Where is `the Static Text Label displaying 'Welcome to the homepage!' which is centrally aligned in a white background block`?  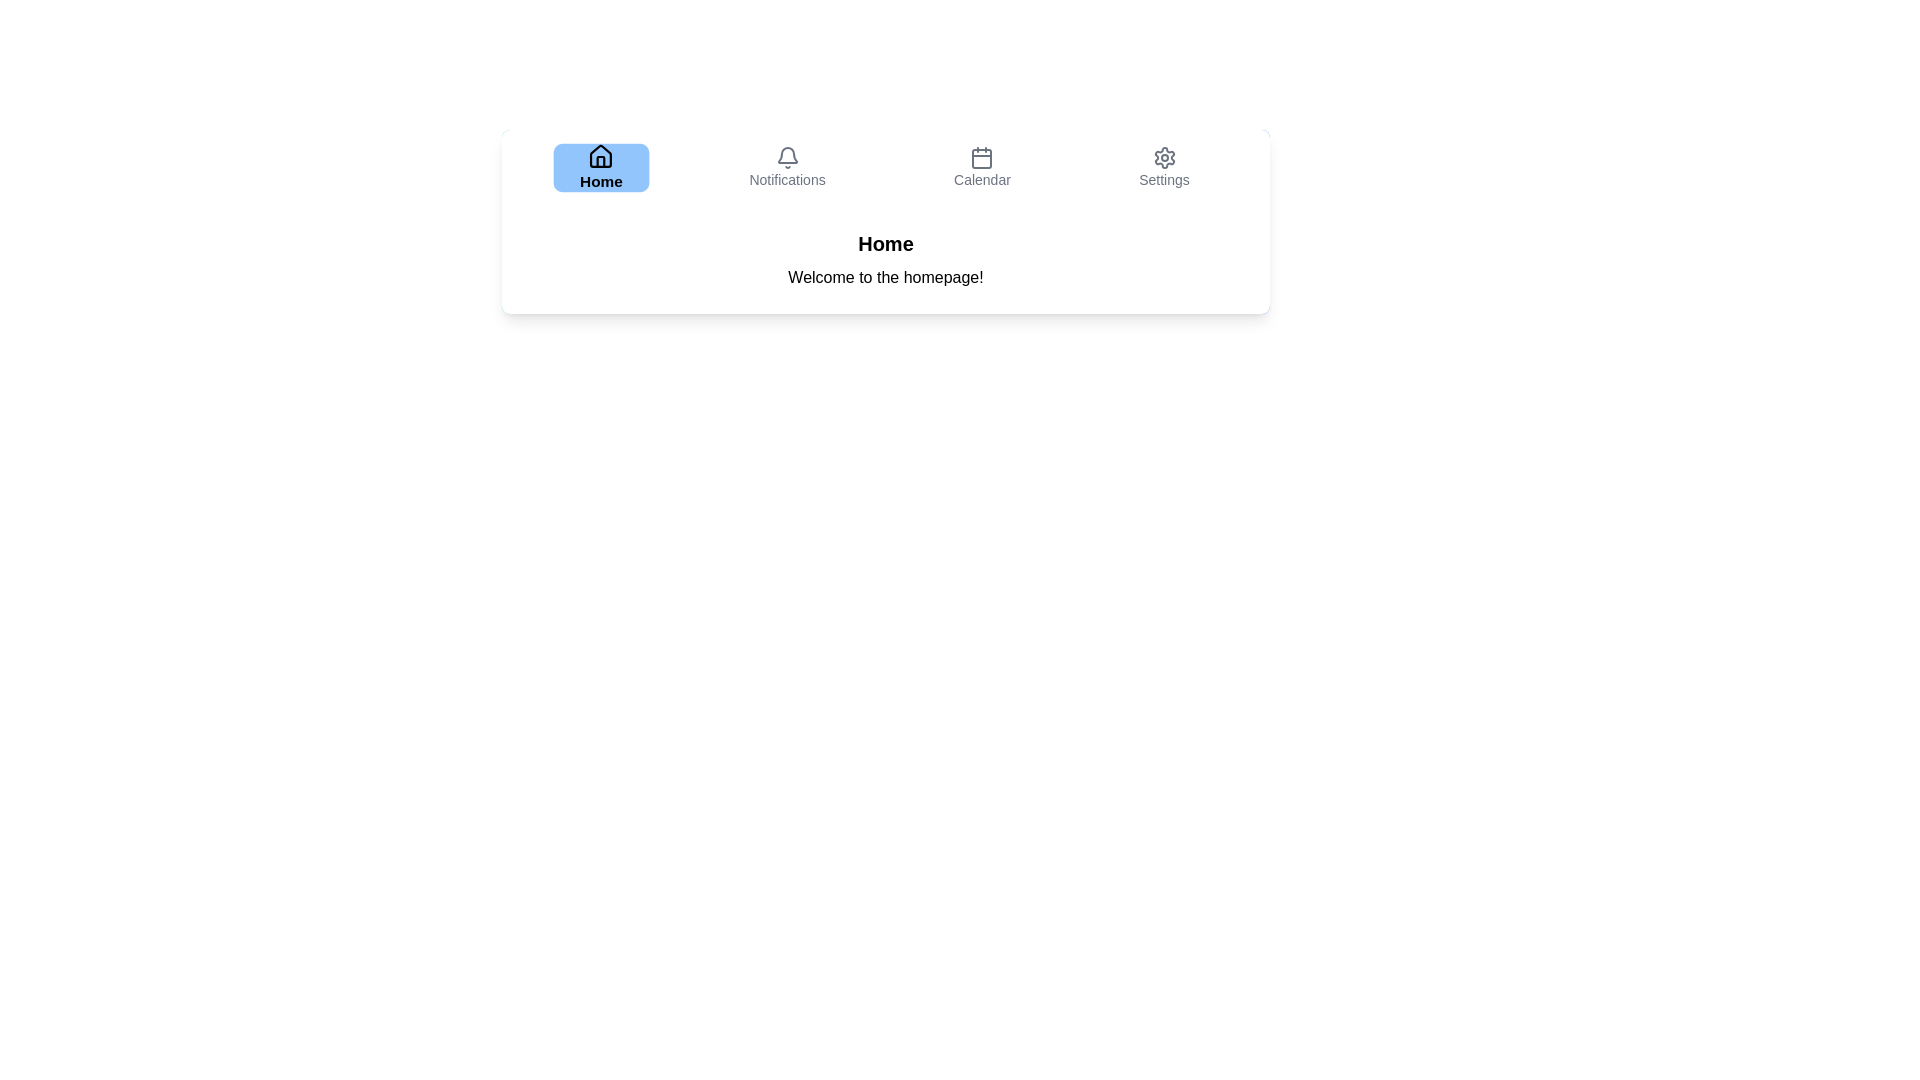
the Static Text Label displaying 'Welcome to the homepage!' which is centrally aligned in a white background block is located at coordinates (885, 277).